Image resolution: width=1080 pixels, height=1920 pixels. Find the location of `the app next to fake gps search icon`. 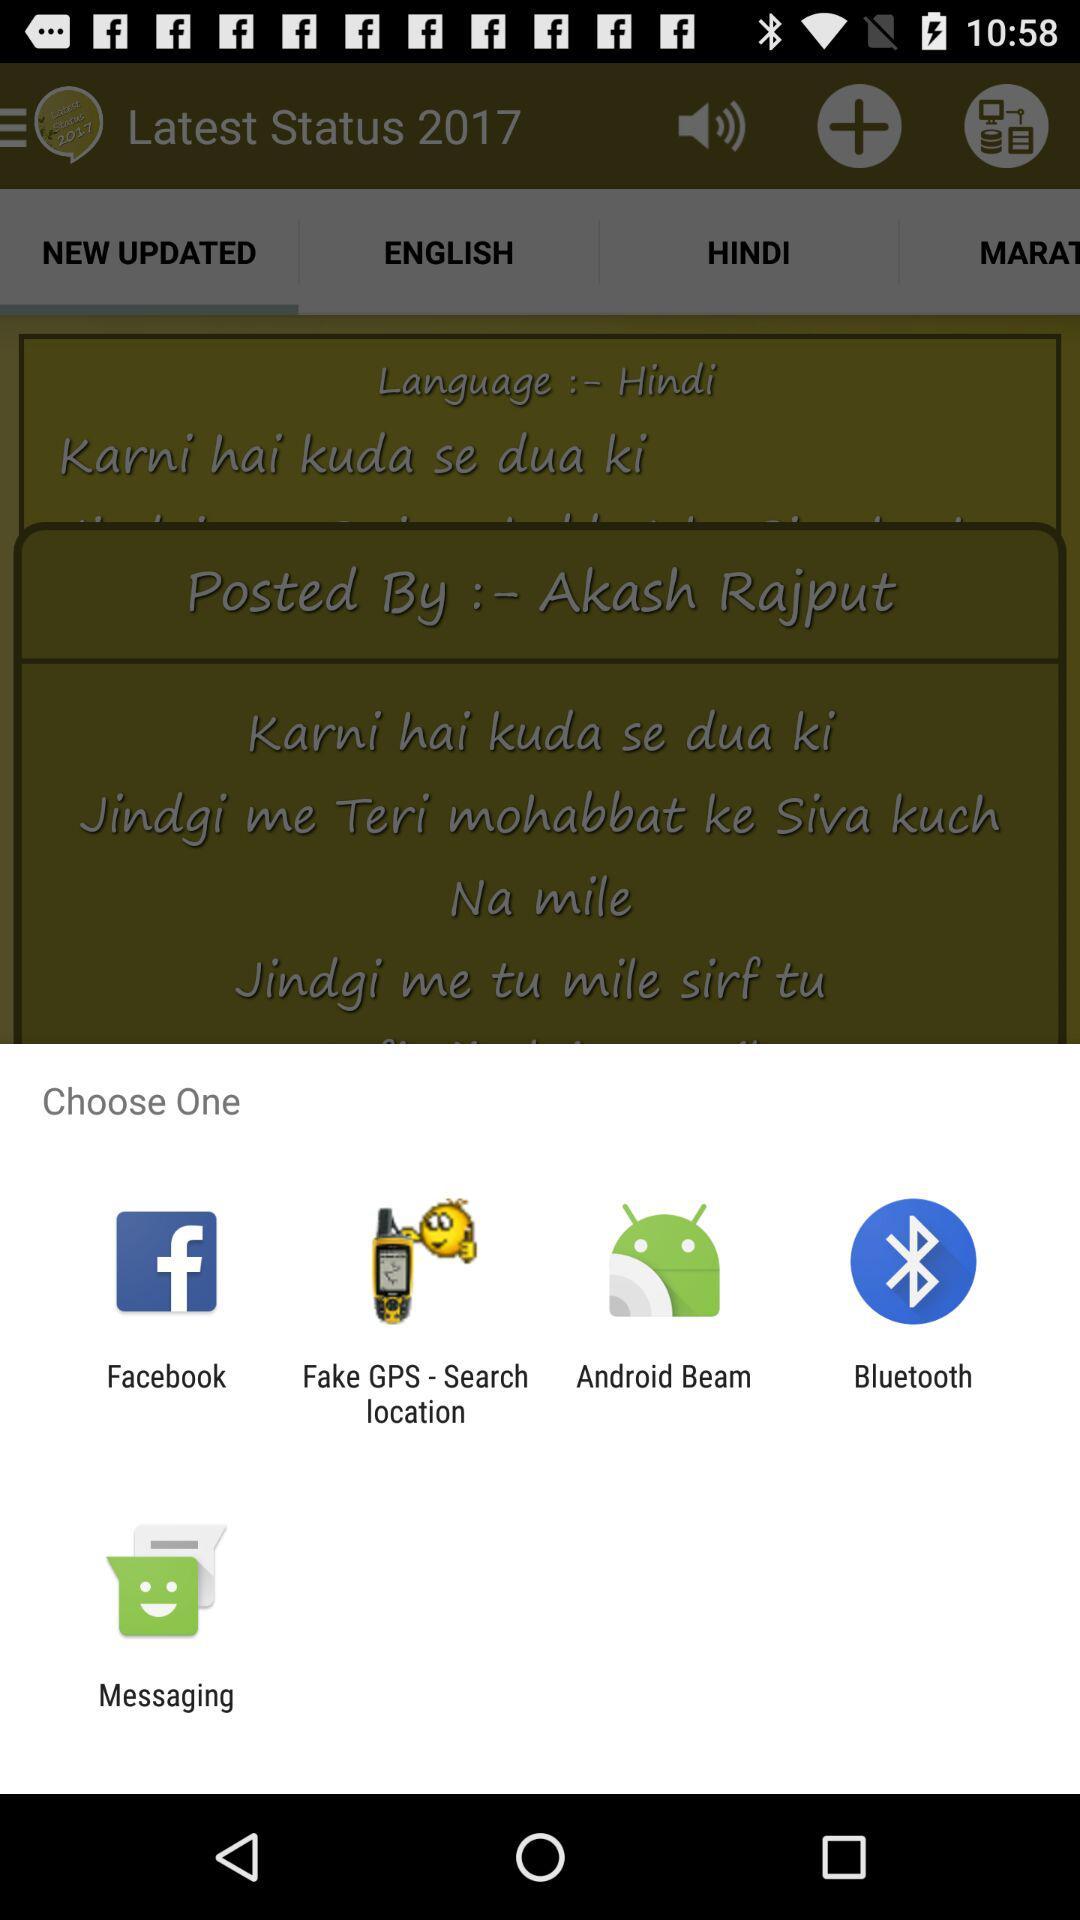

the app next to fake gps search icon is located at coordinates (664, 1392).